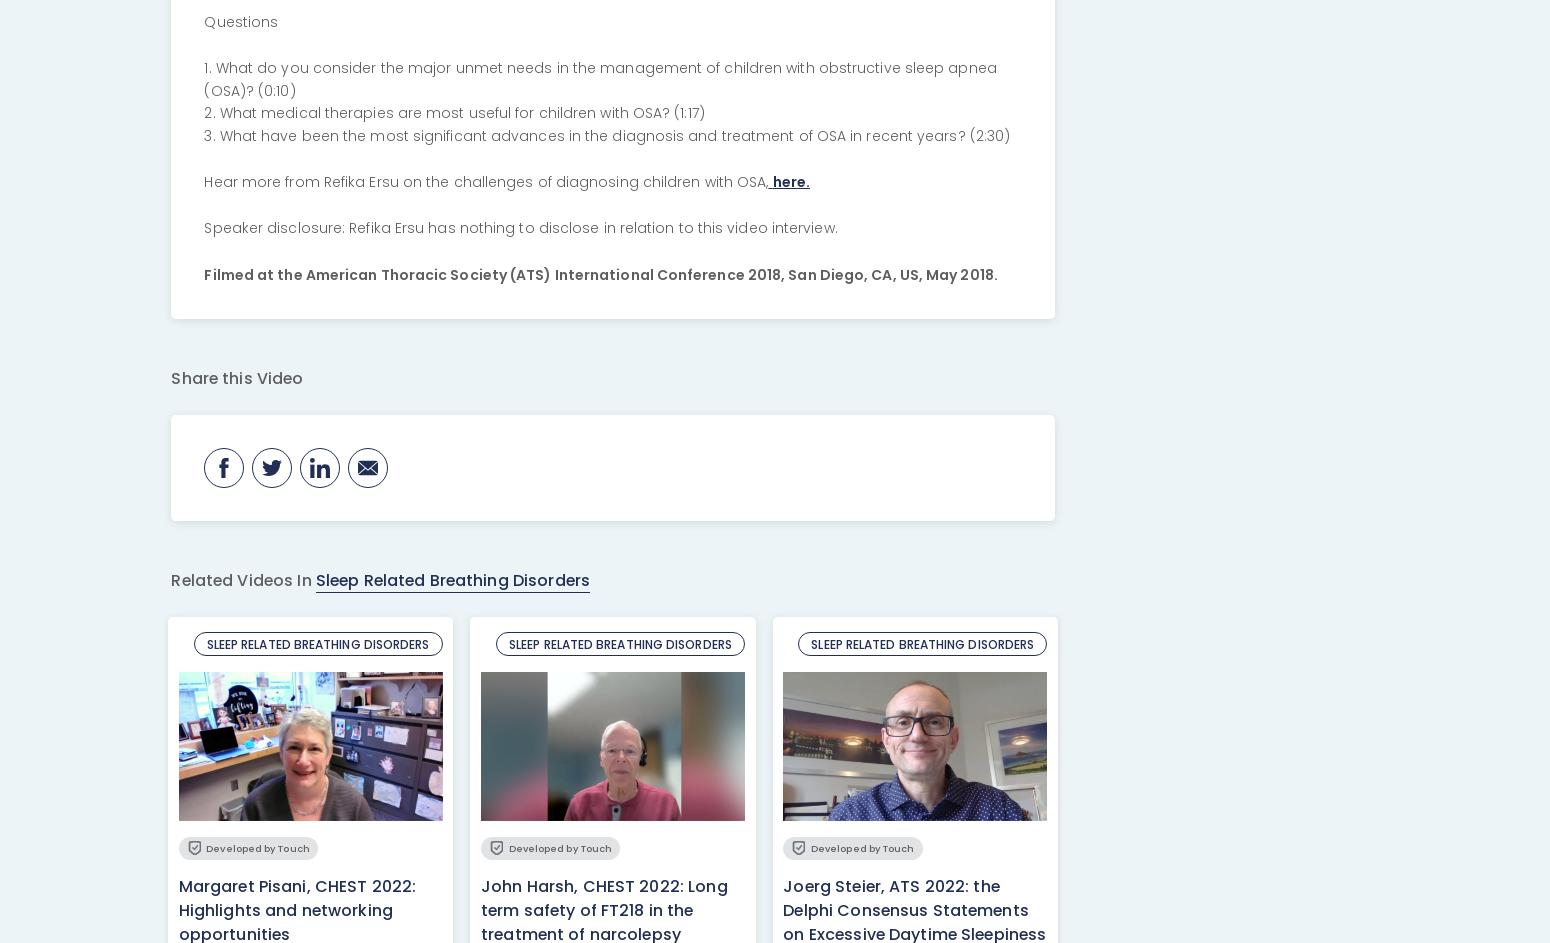 This screenshot has height=943, width=1550. What do you see at coordinates (774, 55) in the screenshot?
I see `'Copied to clipboard!'` at bounding box center [774, 55].